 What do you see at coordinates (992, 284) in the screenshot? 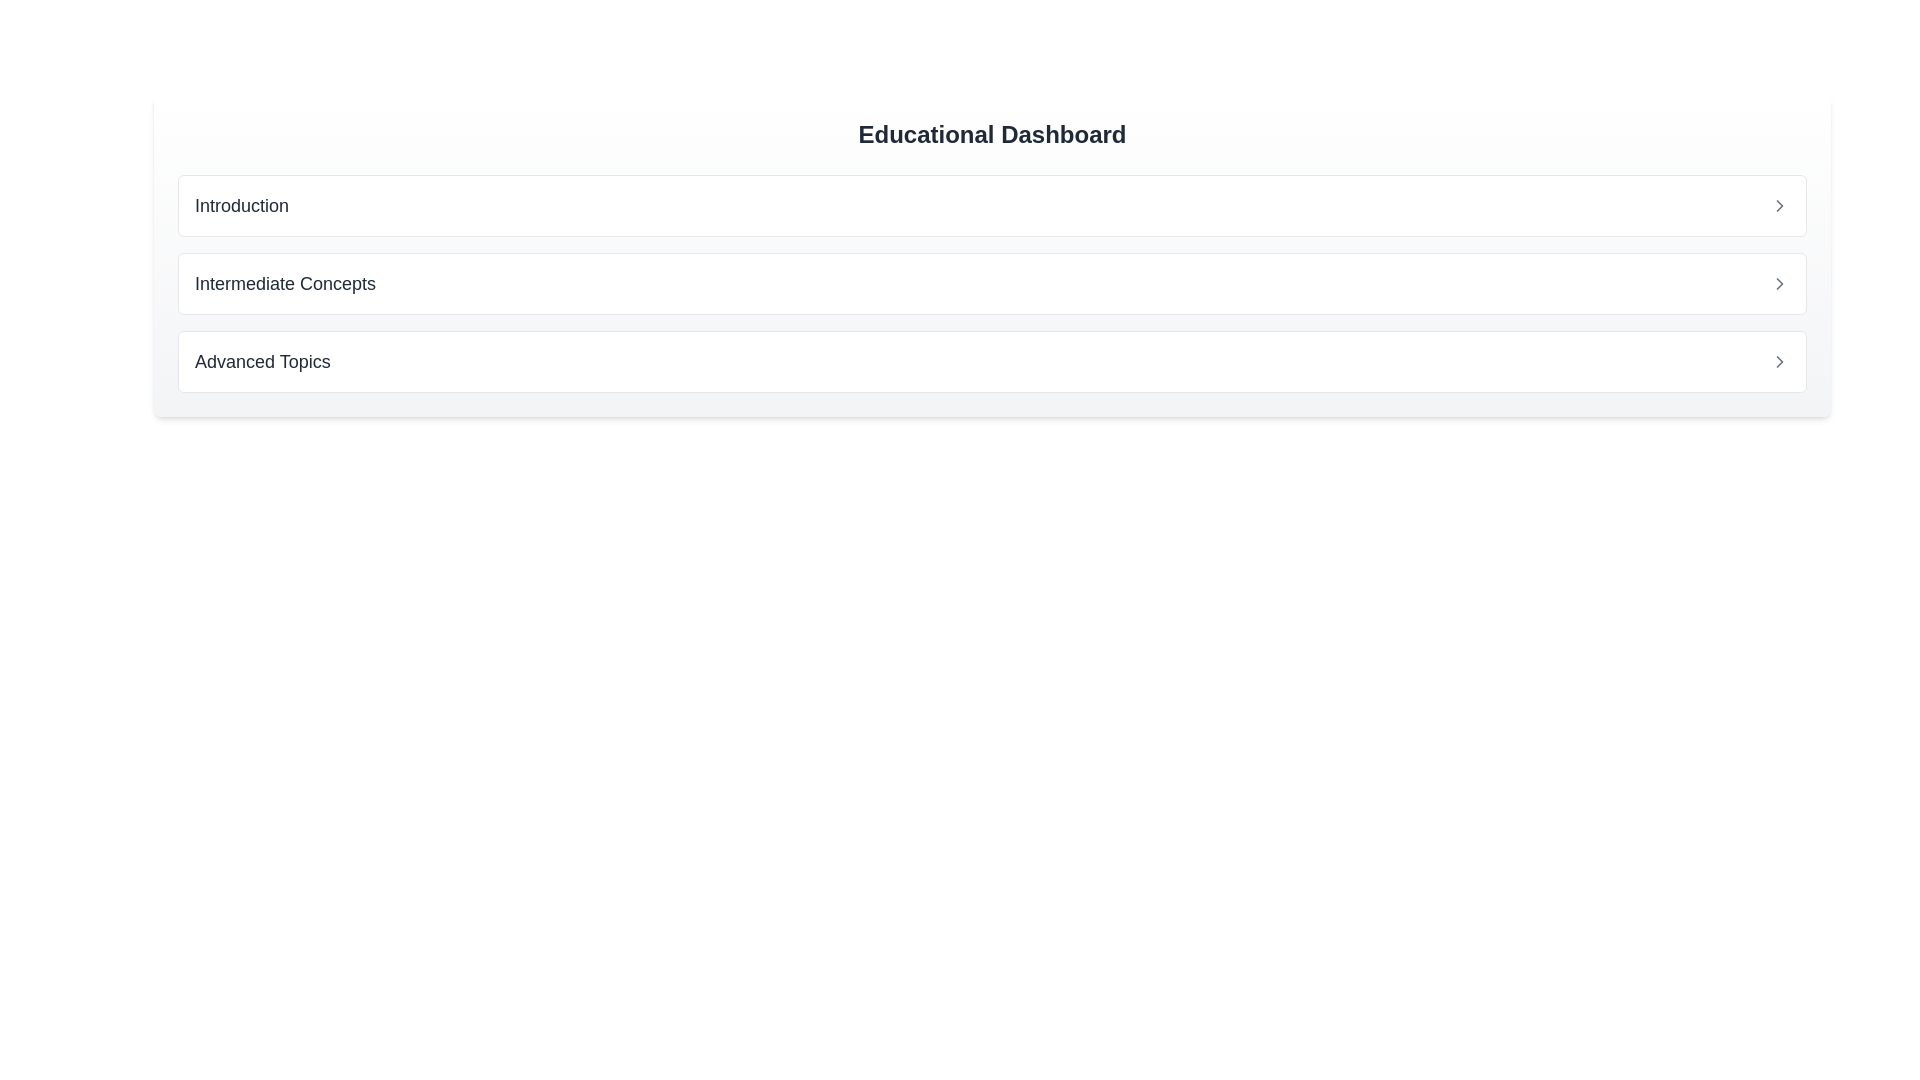
I see `the 'Intermediate Concepts' navigational card element, which is the second card in a vertical list of three cards` at bounding box center [992, 284].